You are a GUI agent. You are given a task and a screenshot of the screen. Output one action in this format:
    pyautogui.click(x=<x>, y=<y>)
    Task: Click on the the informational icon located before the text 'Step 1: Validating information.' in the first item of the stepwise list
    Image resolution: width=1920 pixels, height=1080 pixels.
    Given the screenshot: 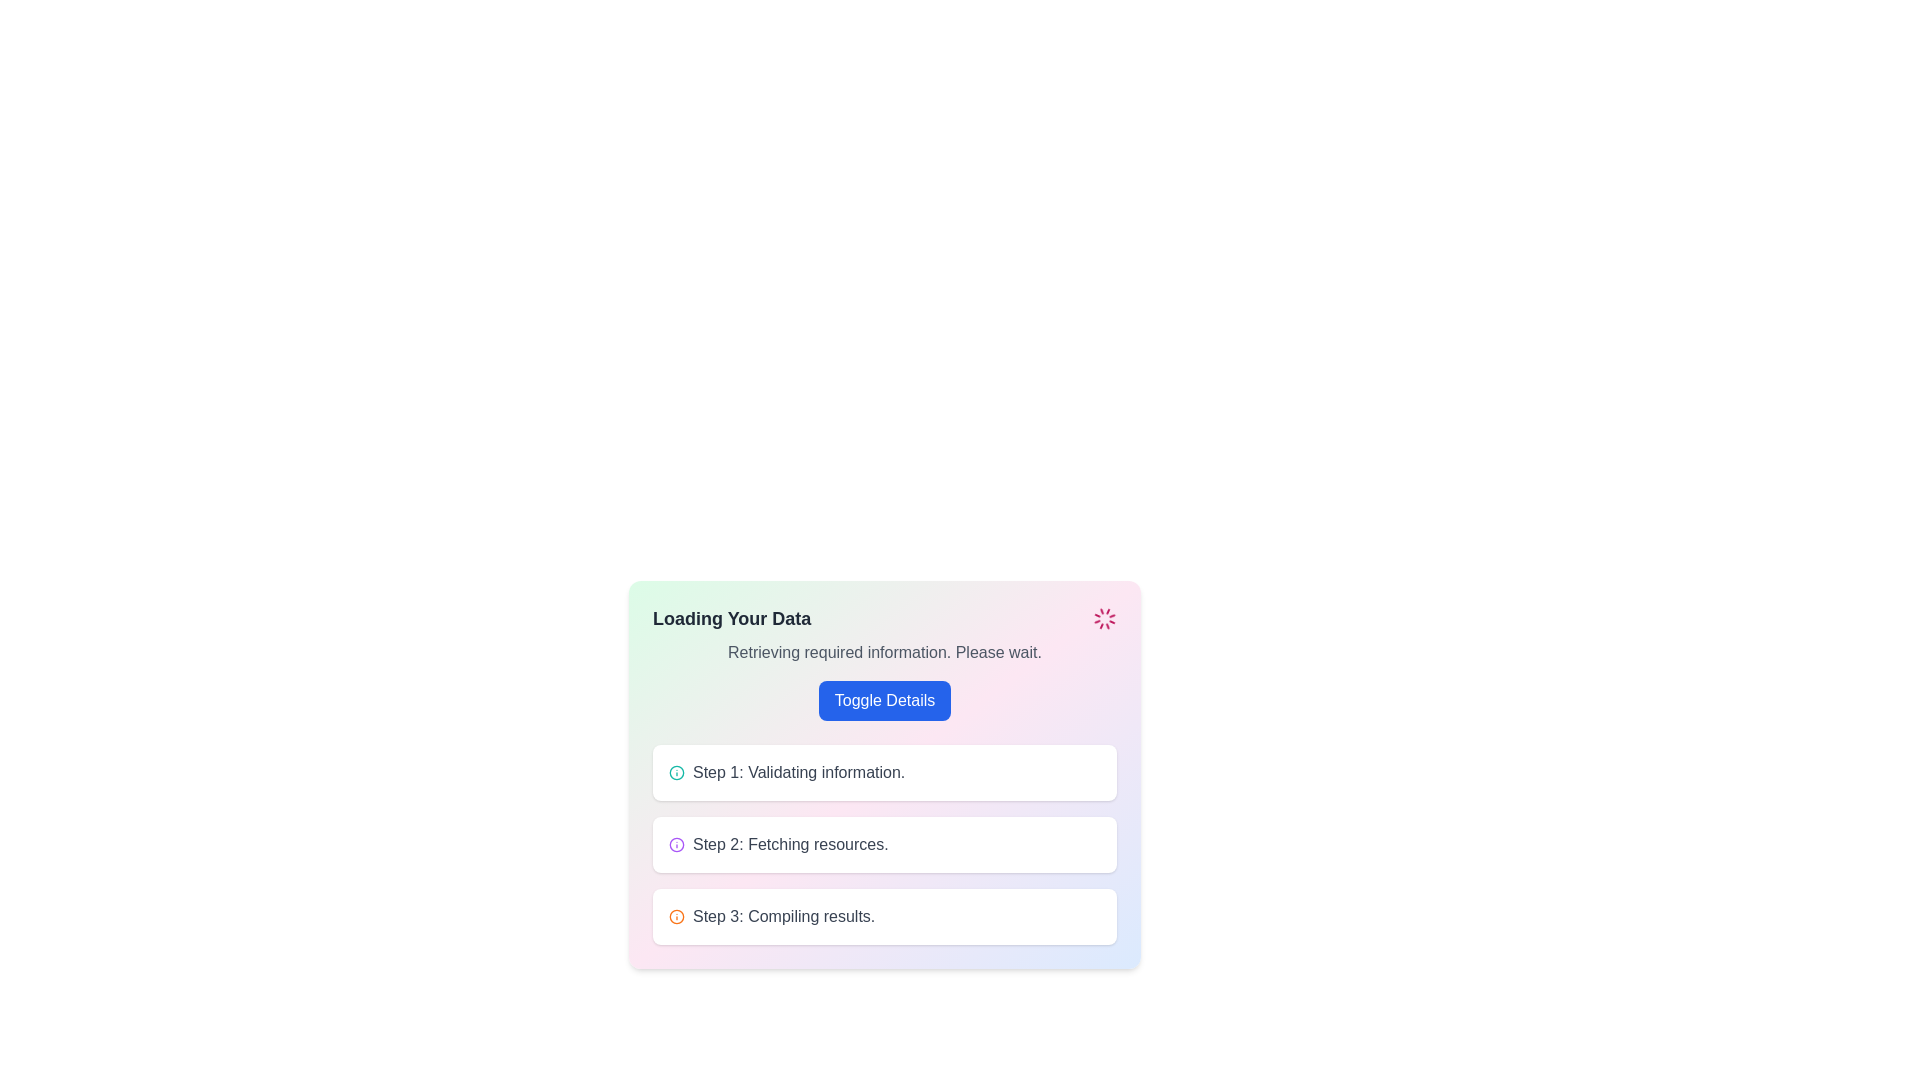 What is the action you would take?
    pyautogui.click(x=676, y=771)
    